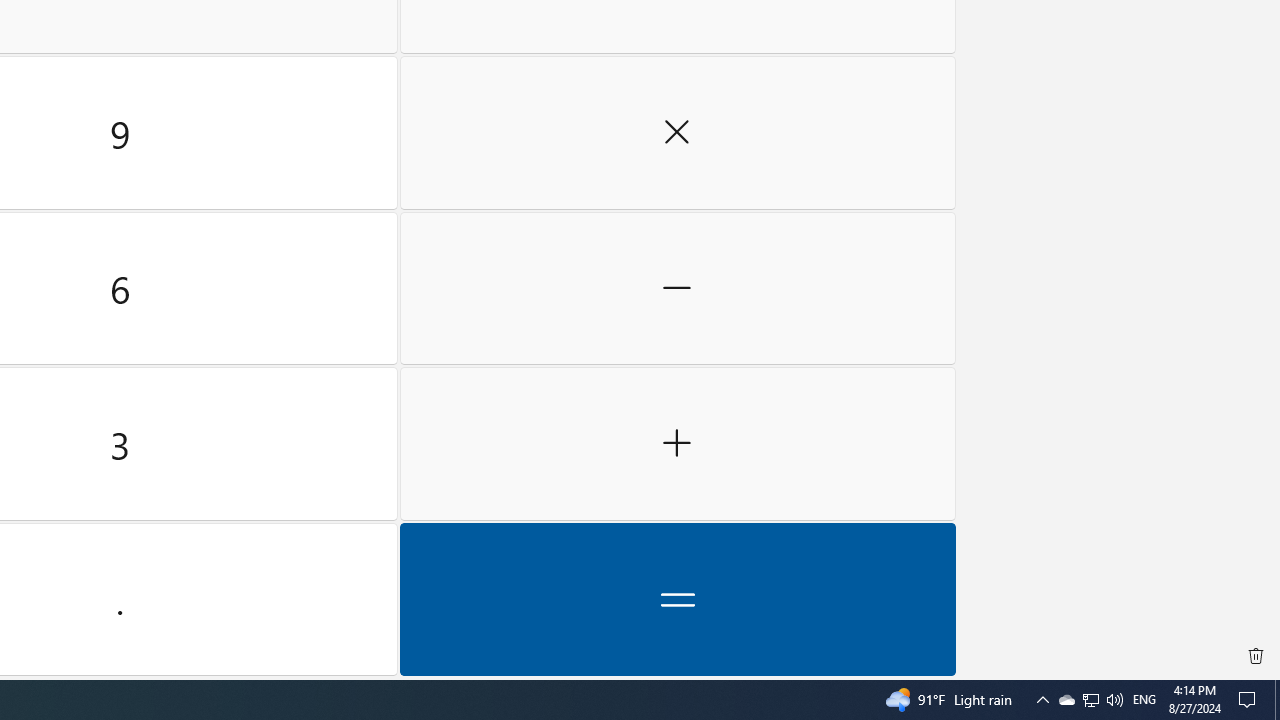 The image size is (1280, 720). Describe the element at coordinates (677, 443) in the screenshot. I see `'Plus'` at that location.